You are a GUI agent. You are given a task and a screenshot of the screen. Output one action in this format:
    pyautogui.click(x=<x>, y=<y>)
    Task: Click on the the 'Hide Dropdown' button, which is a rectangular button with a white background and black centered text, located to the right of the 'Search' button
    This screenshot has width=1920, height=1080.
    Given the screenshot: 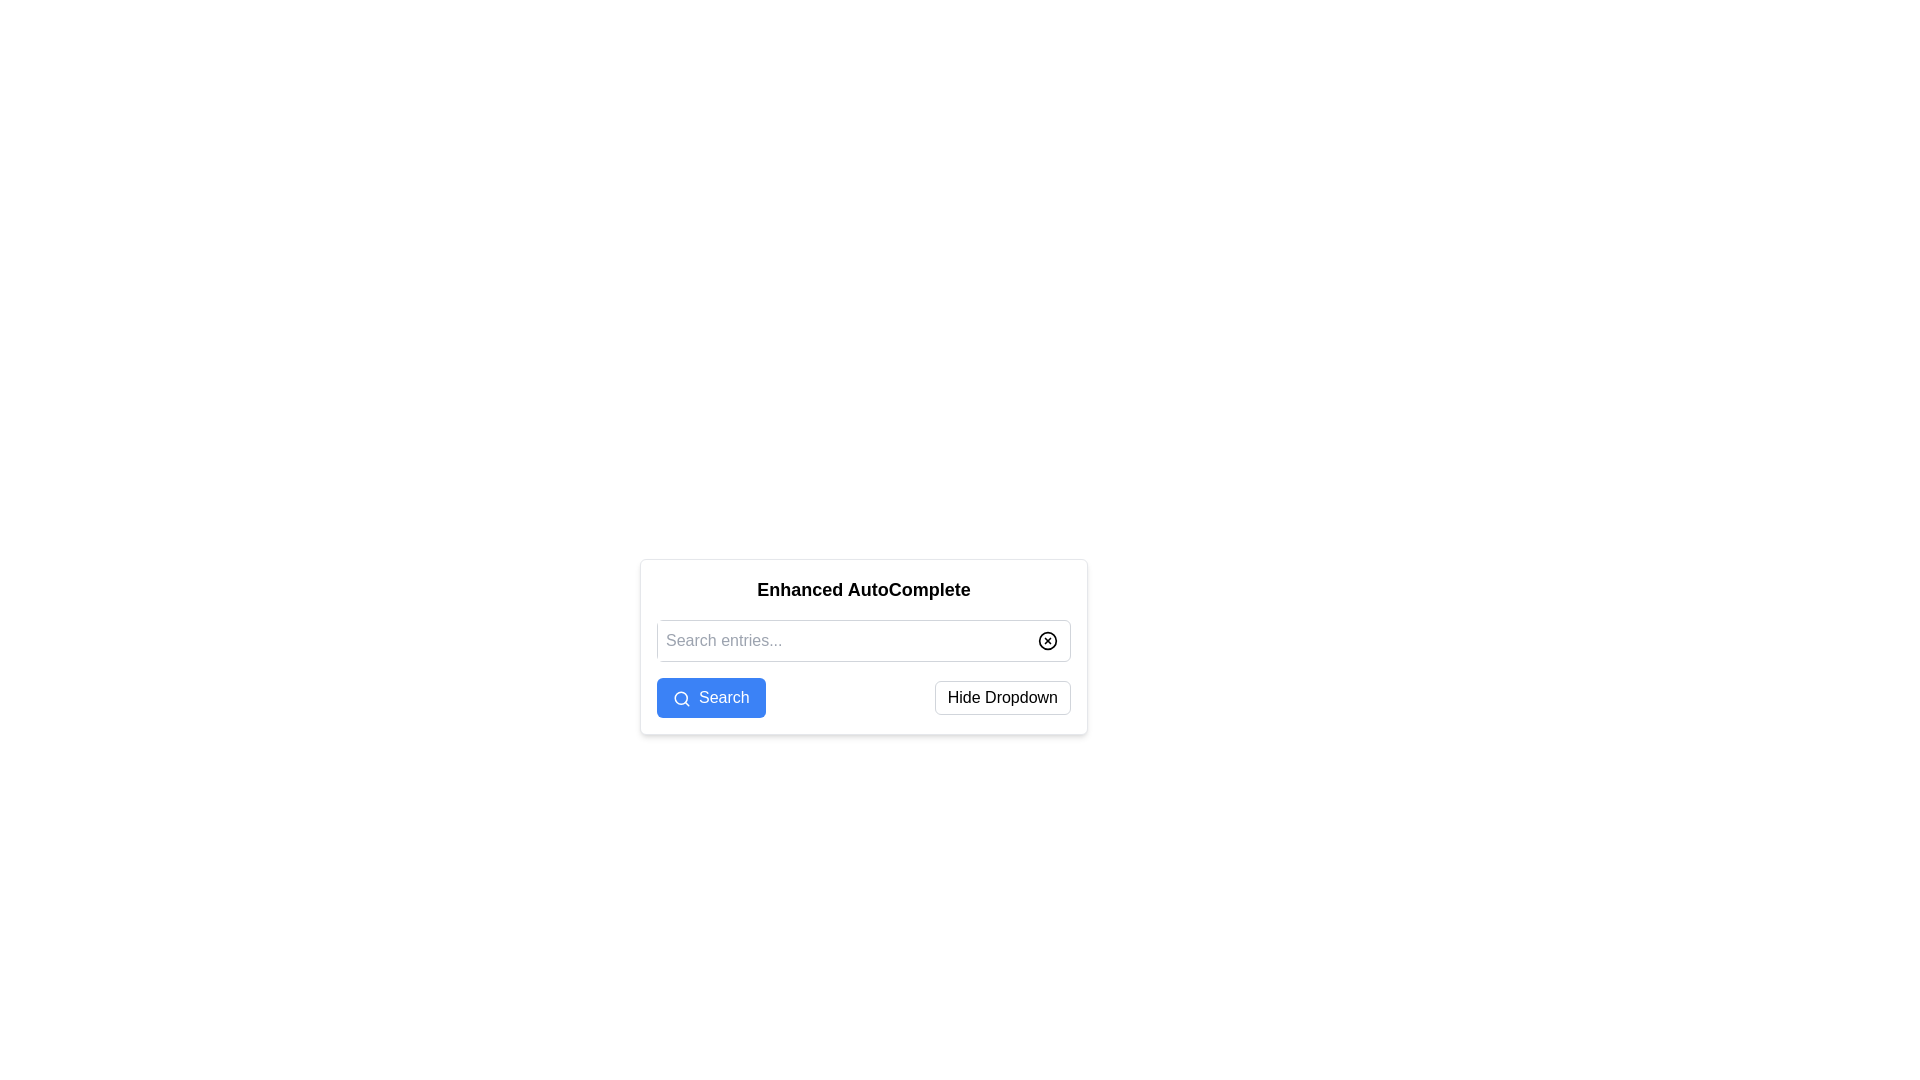 What is the action you would take?
    pyautogui.click(x=1002, y=697)
    